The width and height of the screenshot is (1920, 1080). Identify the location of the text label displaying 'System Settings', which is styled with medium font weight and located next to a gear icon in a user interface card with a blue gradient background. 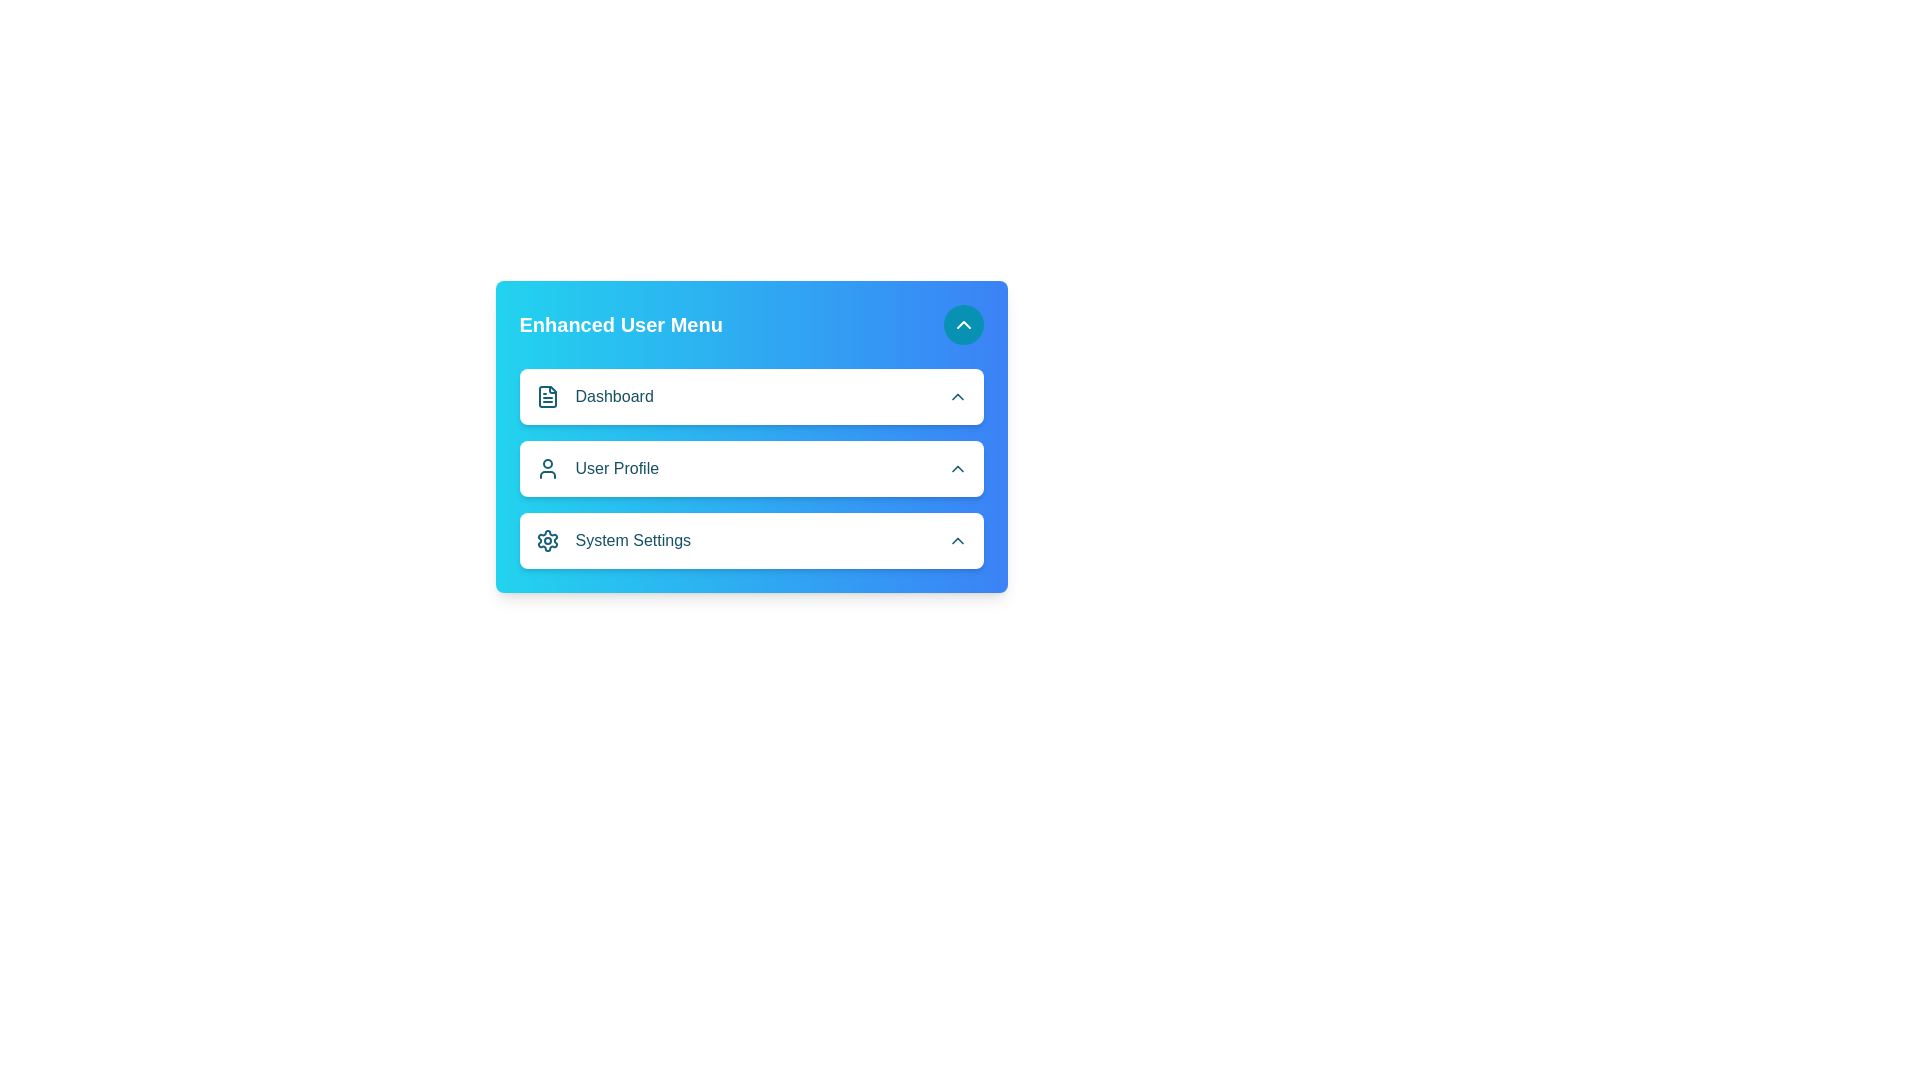
(632, 540).